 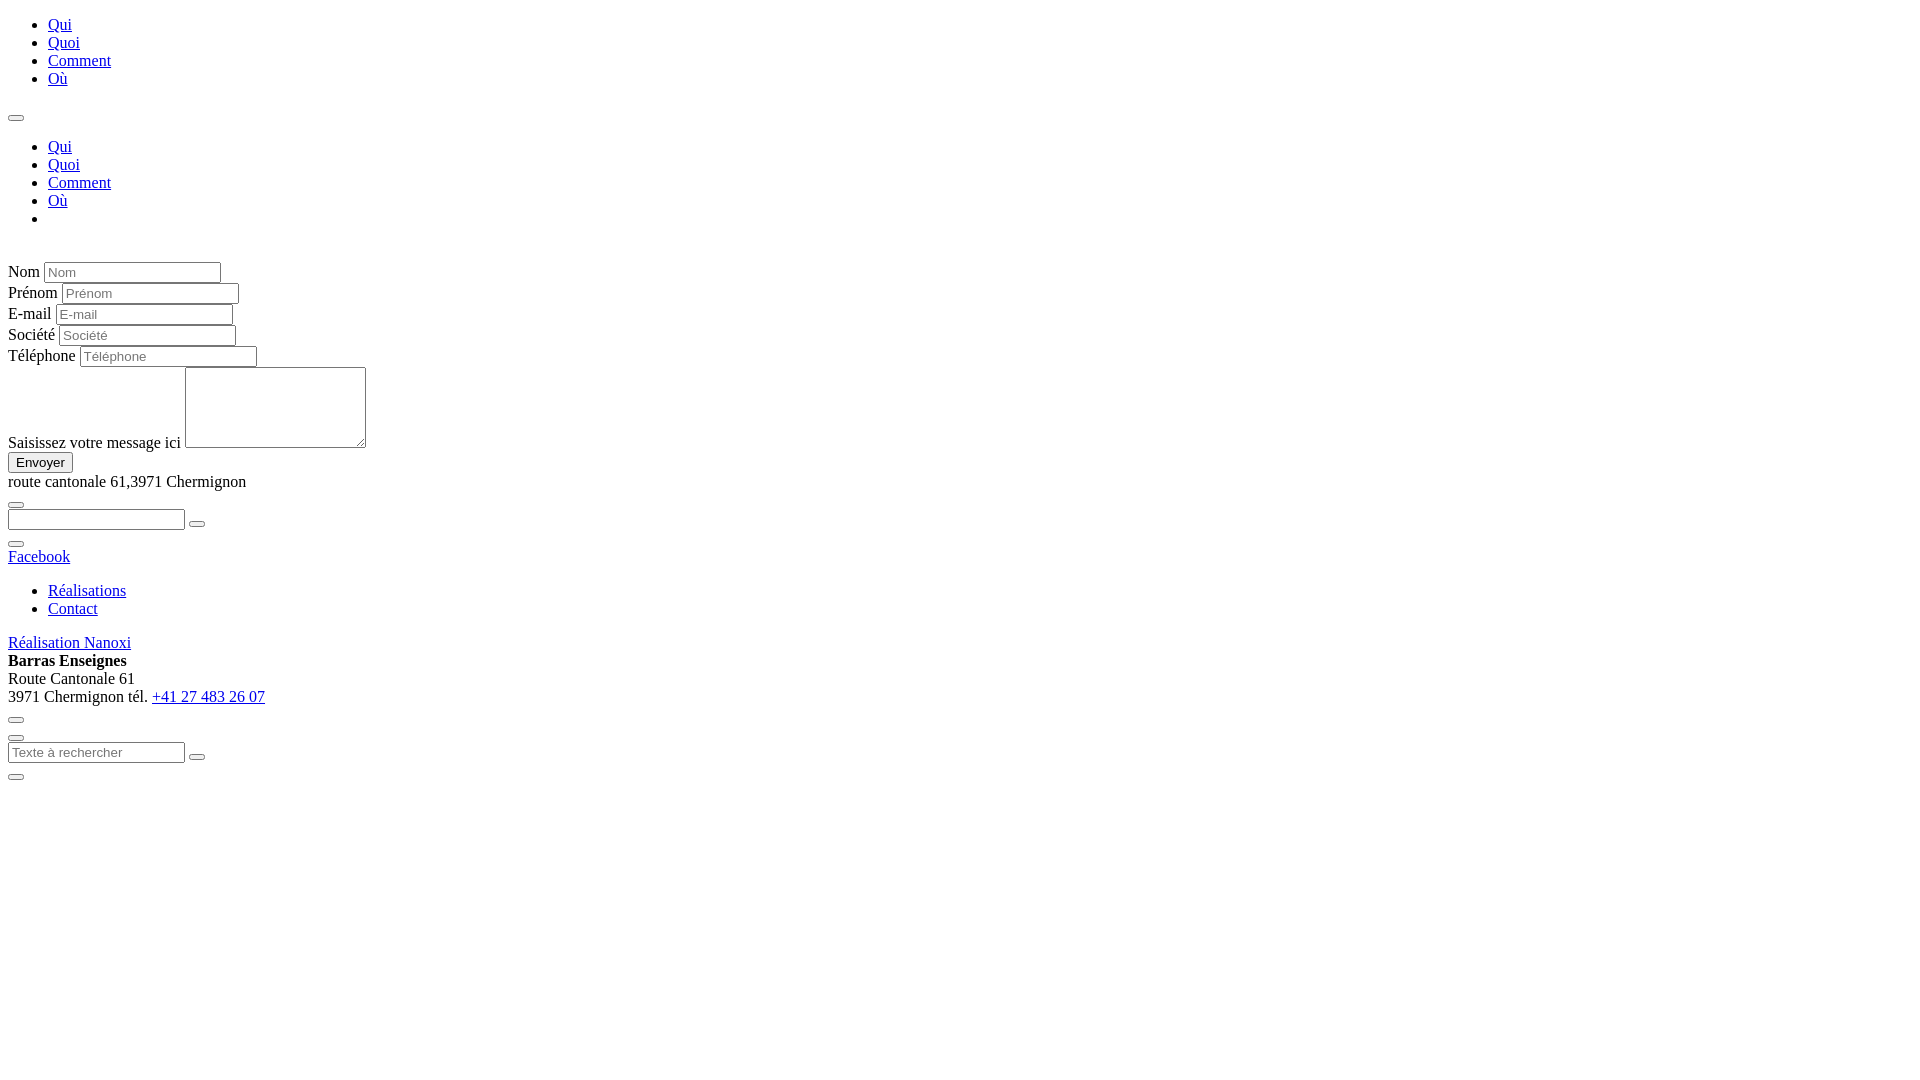 What do you see at coordinates (40, 462) in the screenshot?
I see `'Envoyer'` at bounding box center [40, 462].